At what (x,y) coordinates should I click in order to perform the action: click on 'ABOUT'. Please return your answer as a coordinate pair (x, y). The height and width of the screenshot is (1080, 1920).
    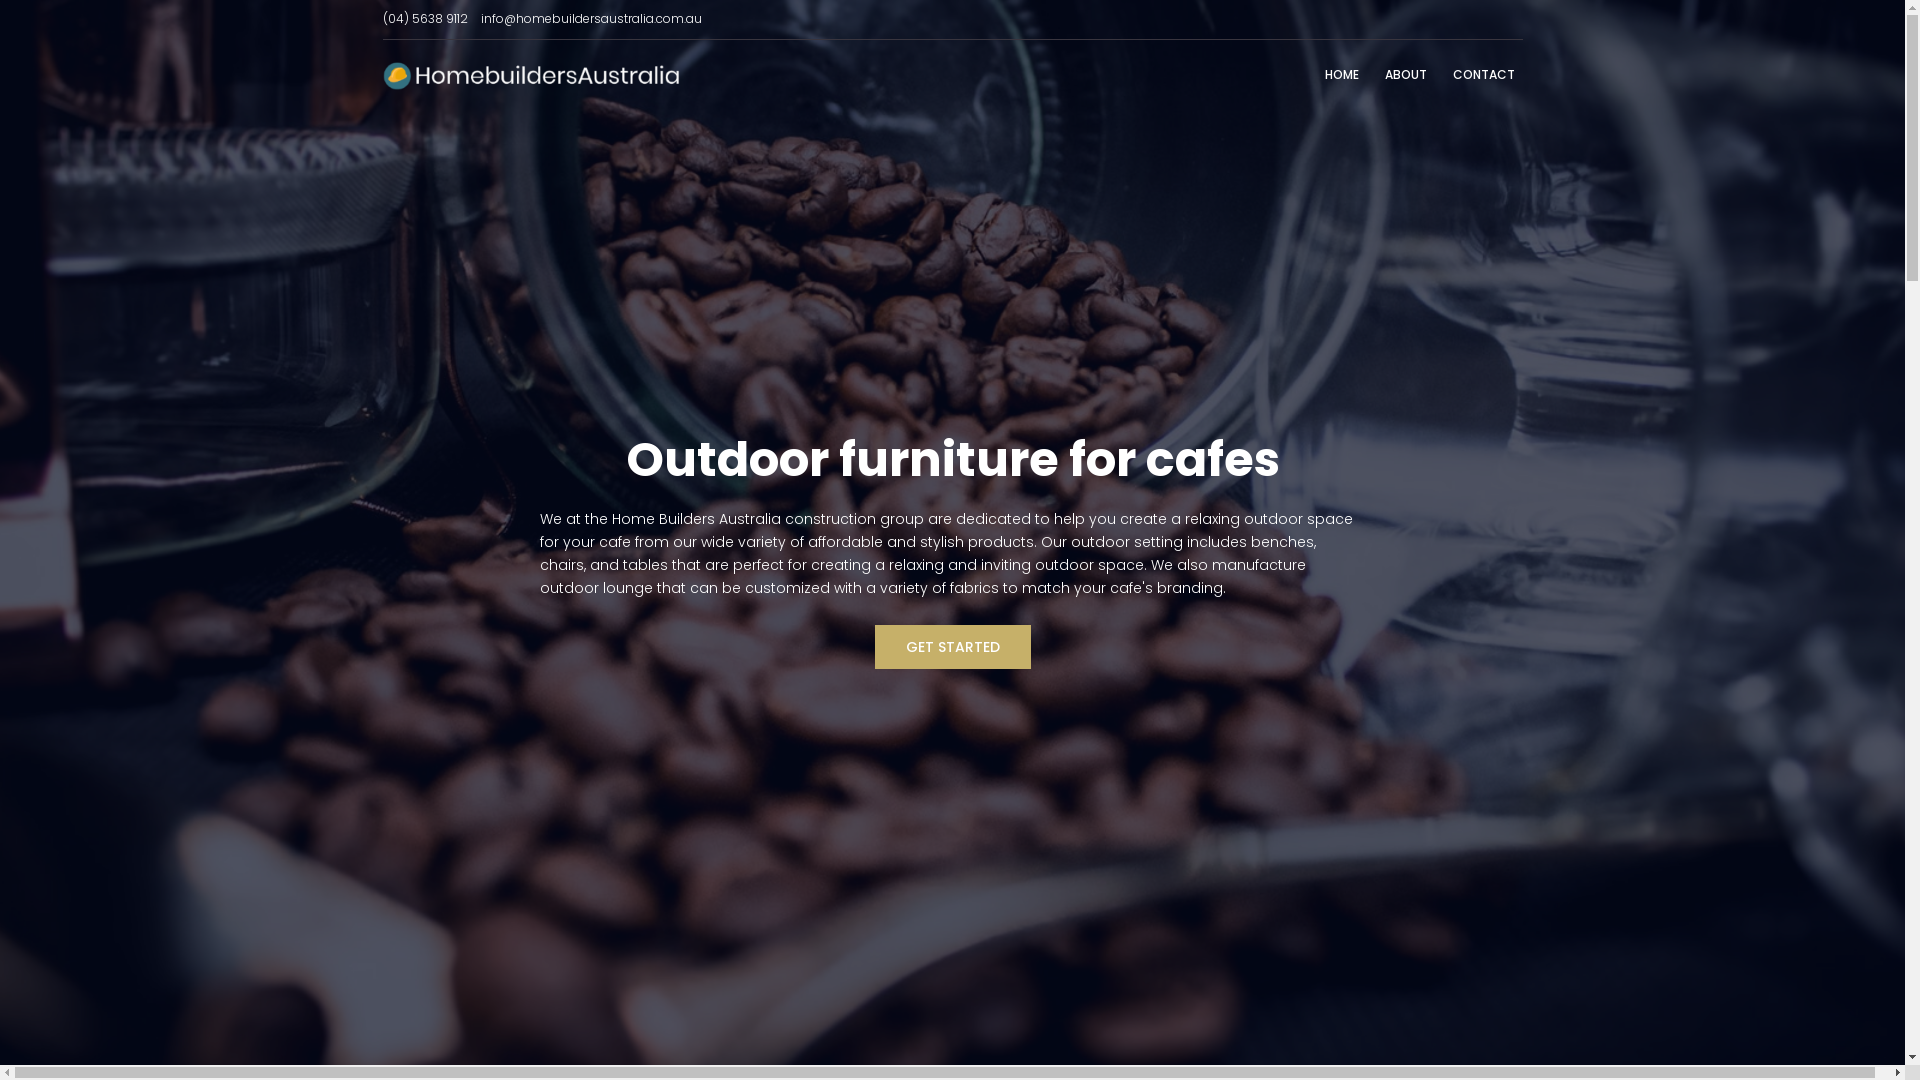
    Looking at the image, I should click on (1404, 74).